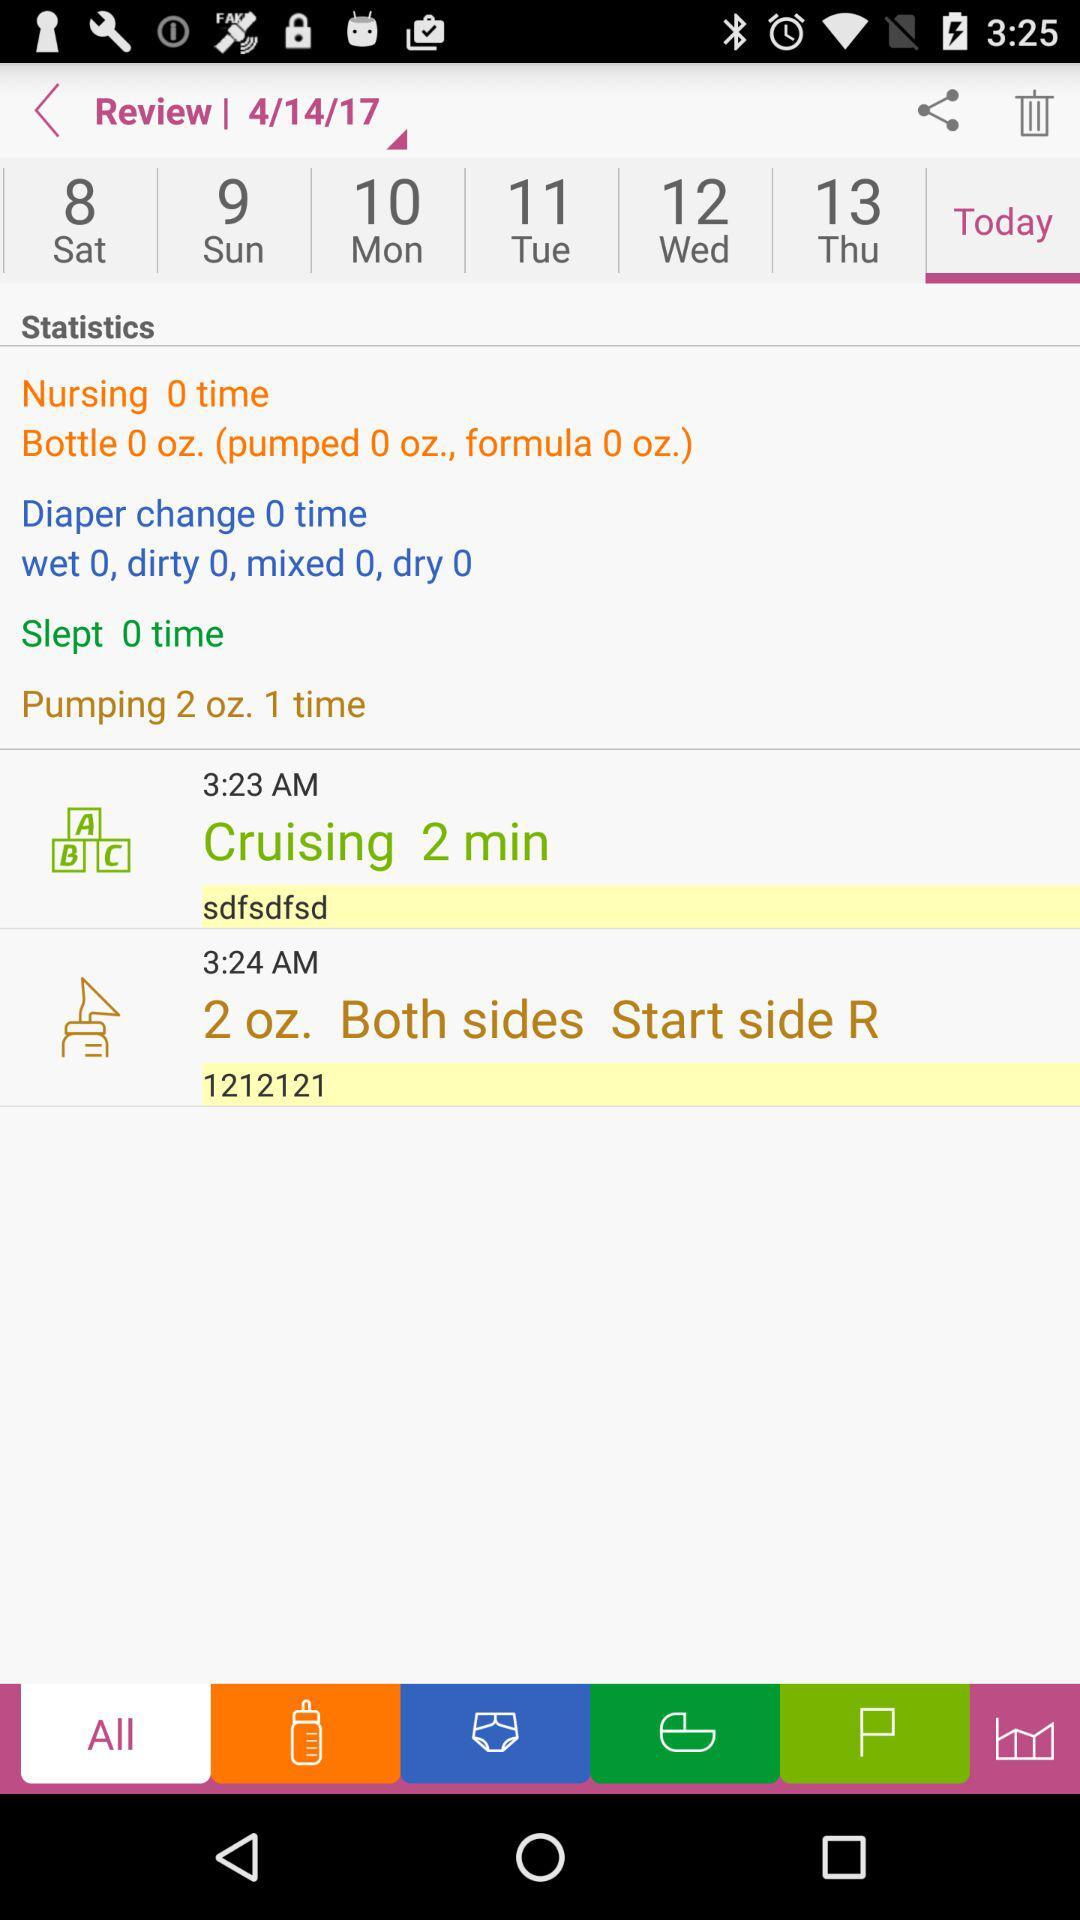 The height and width of the screenshot is (1920, 1080). What do you see at coordinates (305, 1737) in the screenshot?
I see `feeding` at bounding box center [305, 1737].